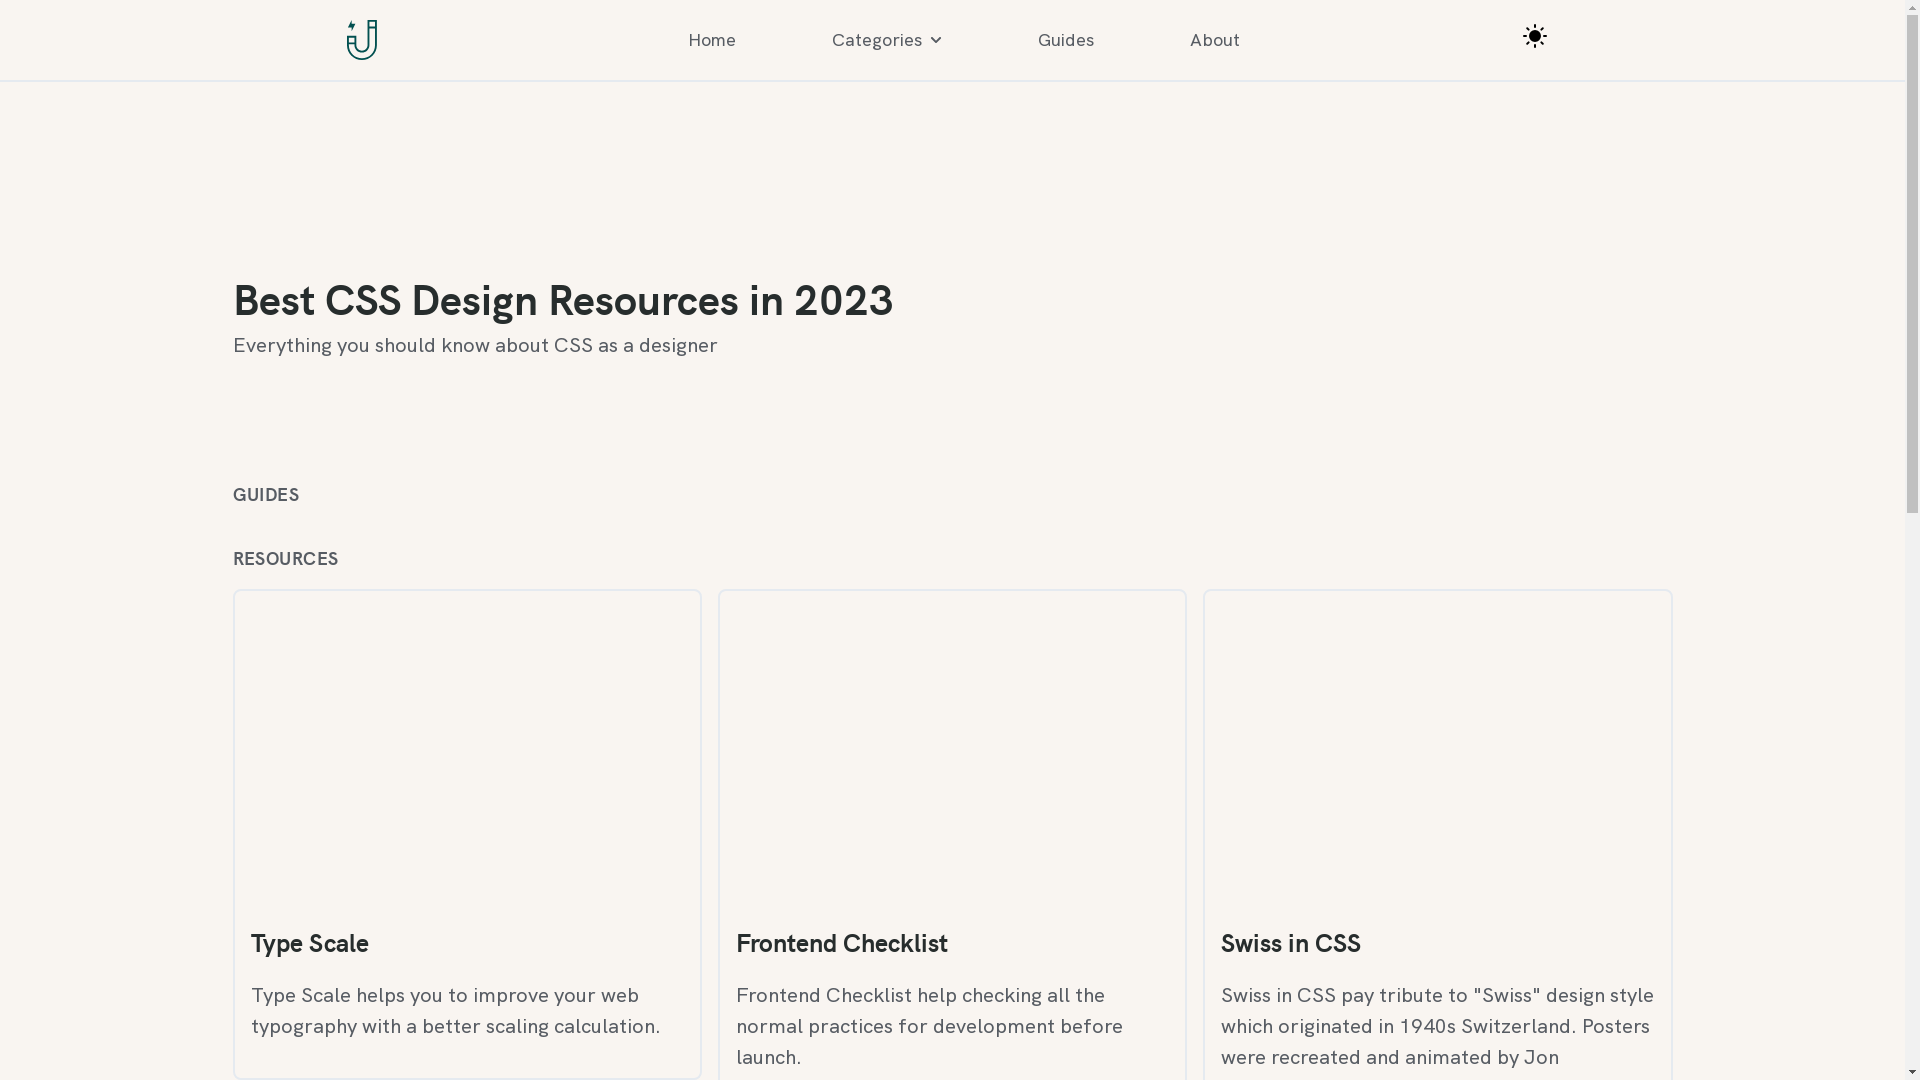  What do you see at coordinates (711, 39) in the screenshot?
I see `'Home'` at bounding box center [711, 39].